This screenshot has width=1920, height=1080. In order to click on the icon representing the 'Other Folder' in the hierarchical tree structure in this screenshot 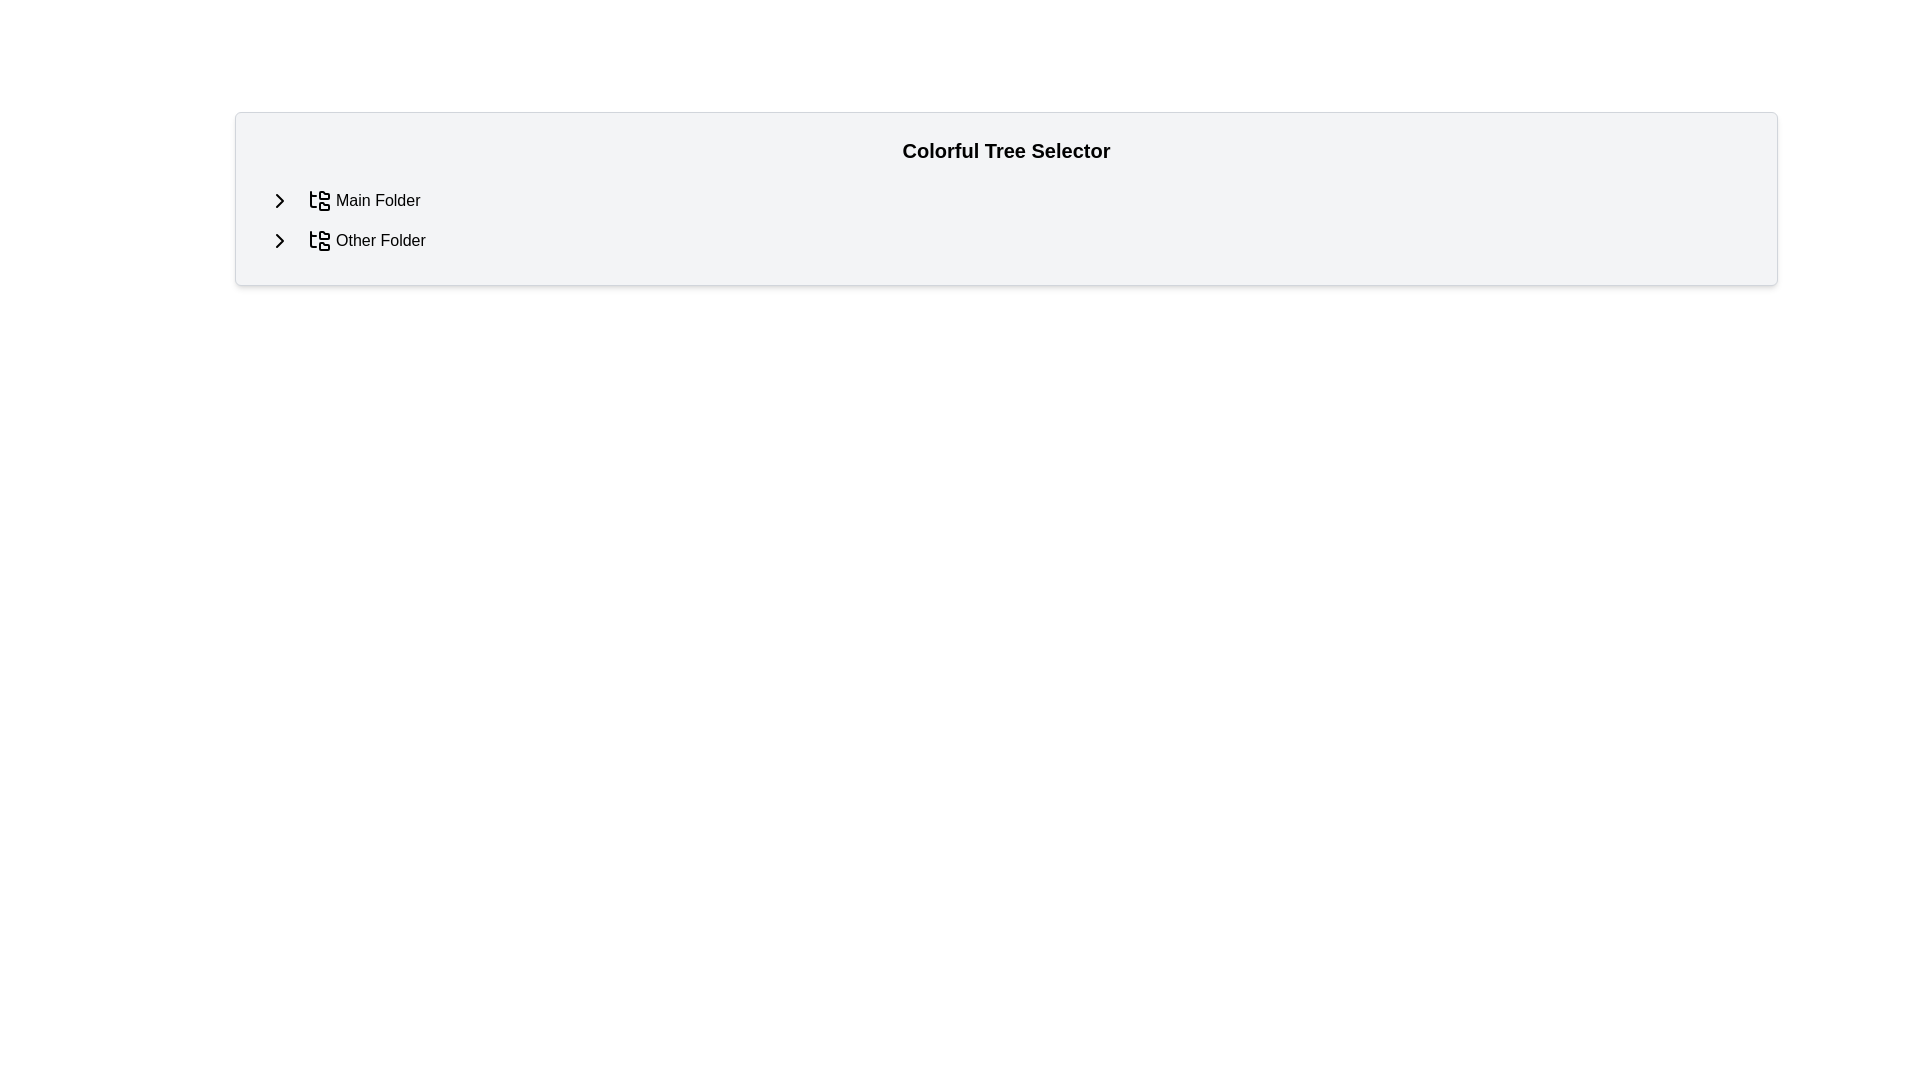, I will do `click(320, 239)`.